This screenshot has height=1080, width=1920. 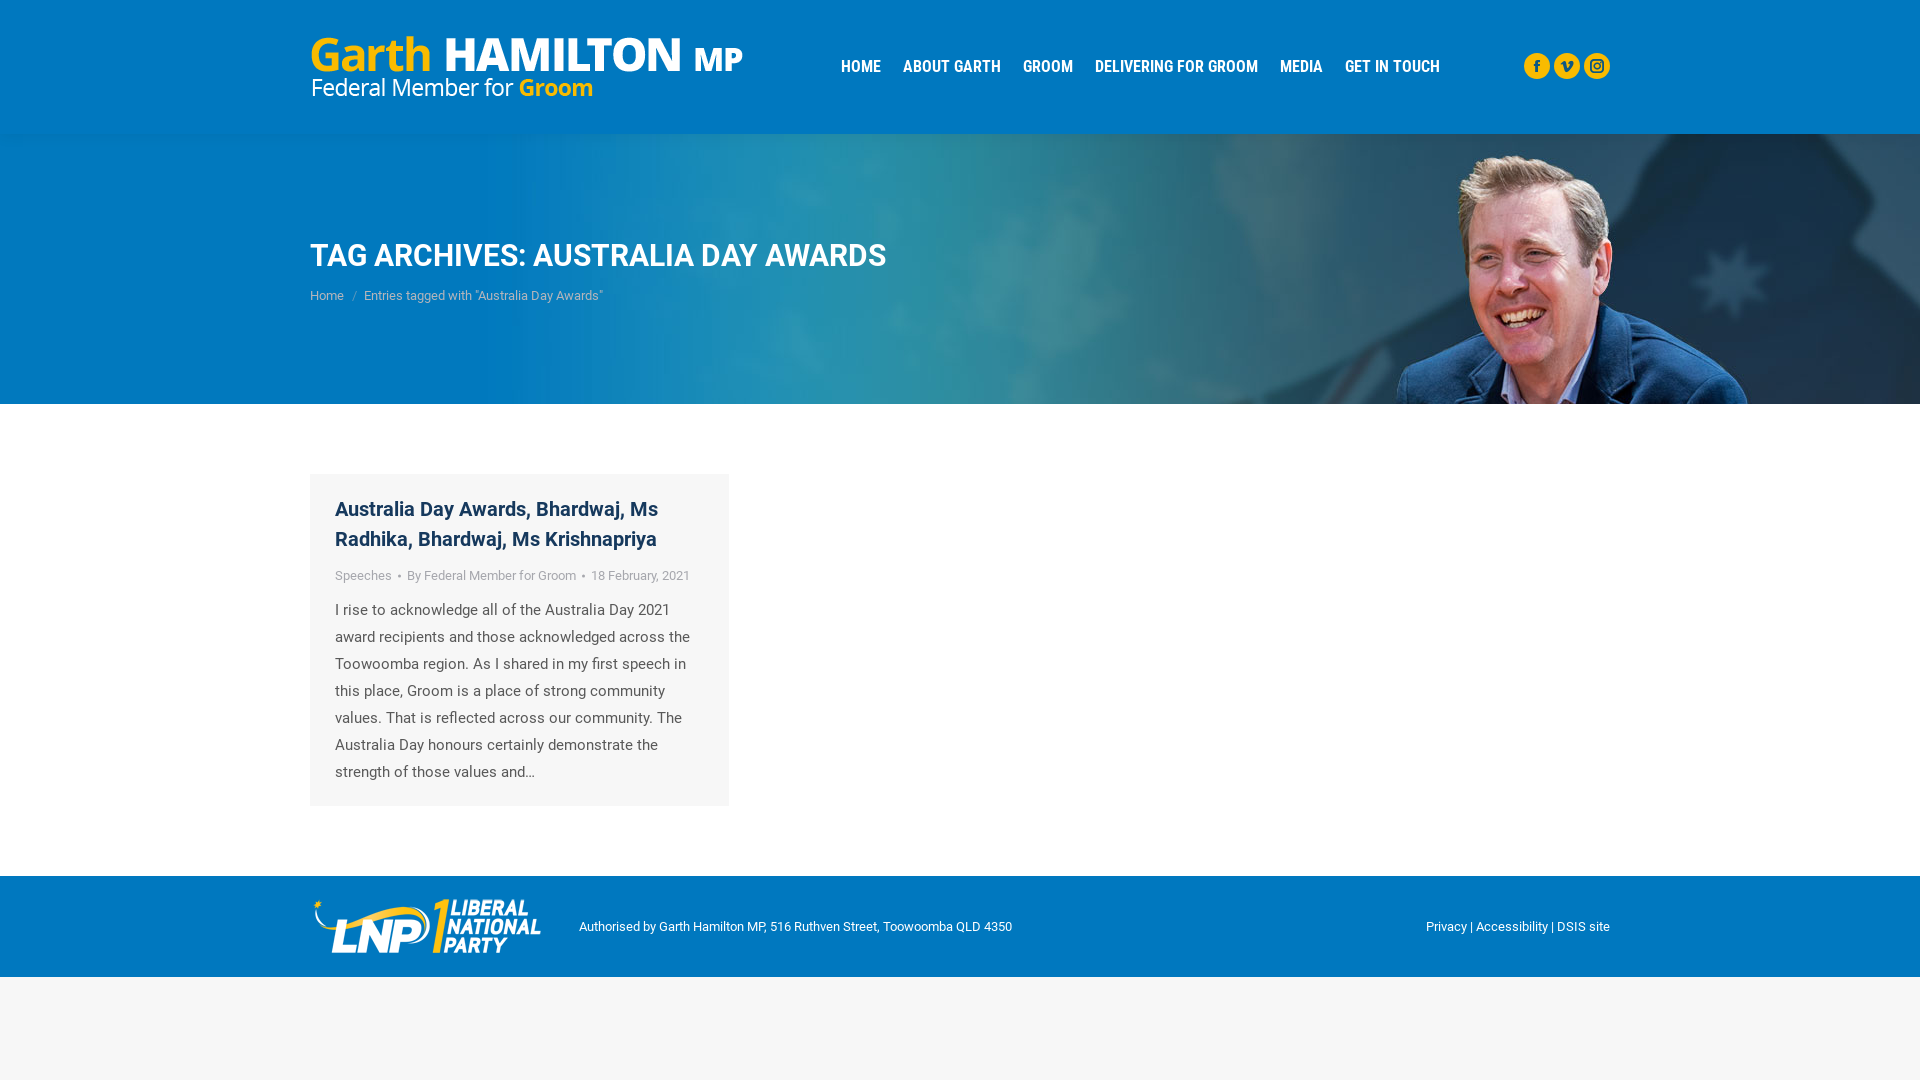 I want to click on 'Accessibility', so click(x=1512, y=926).